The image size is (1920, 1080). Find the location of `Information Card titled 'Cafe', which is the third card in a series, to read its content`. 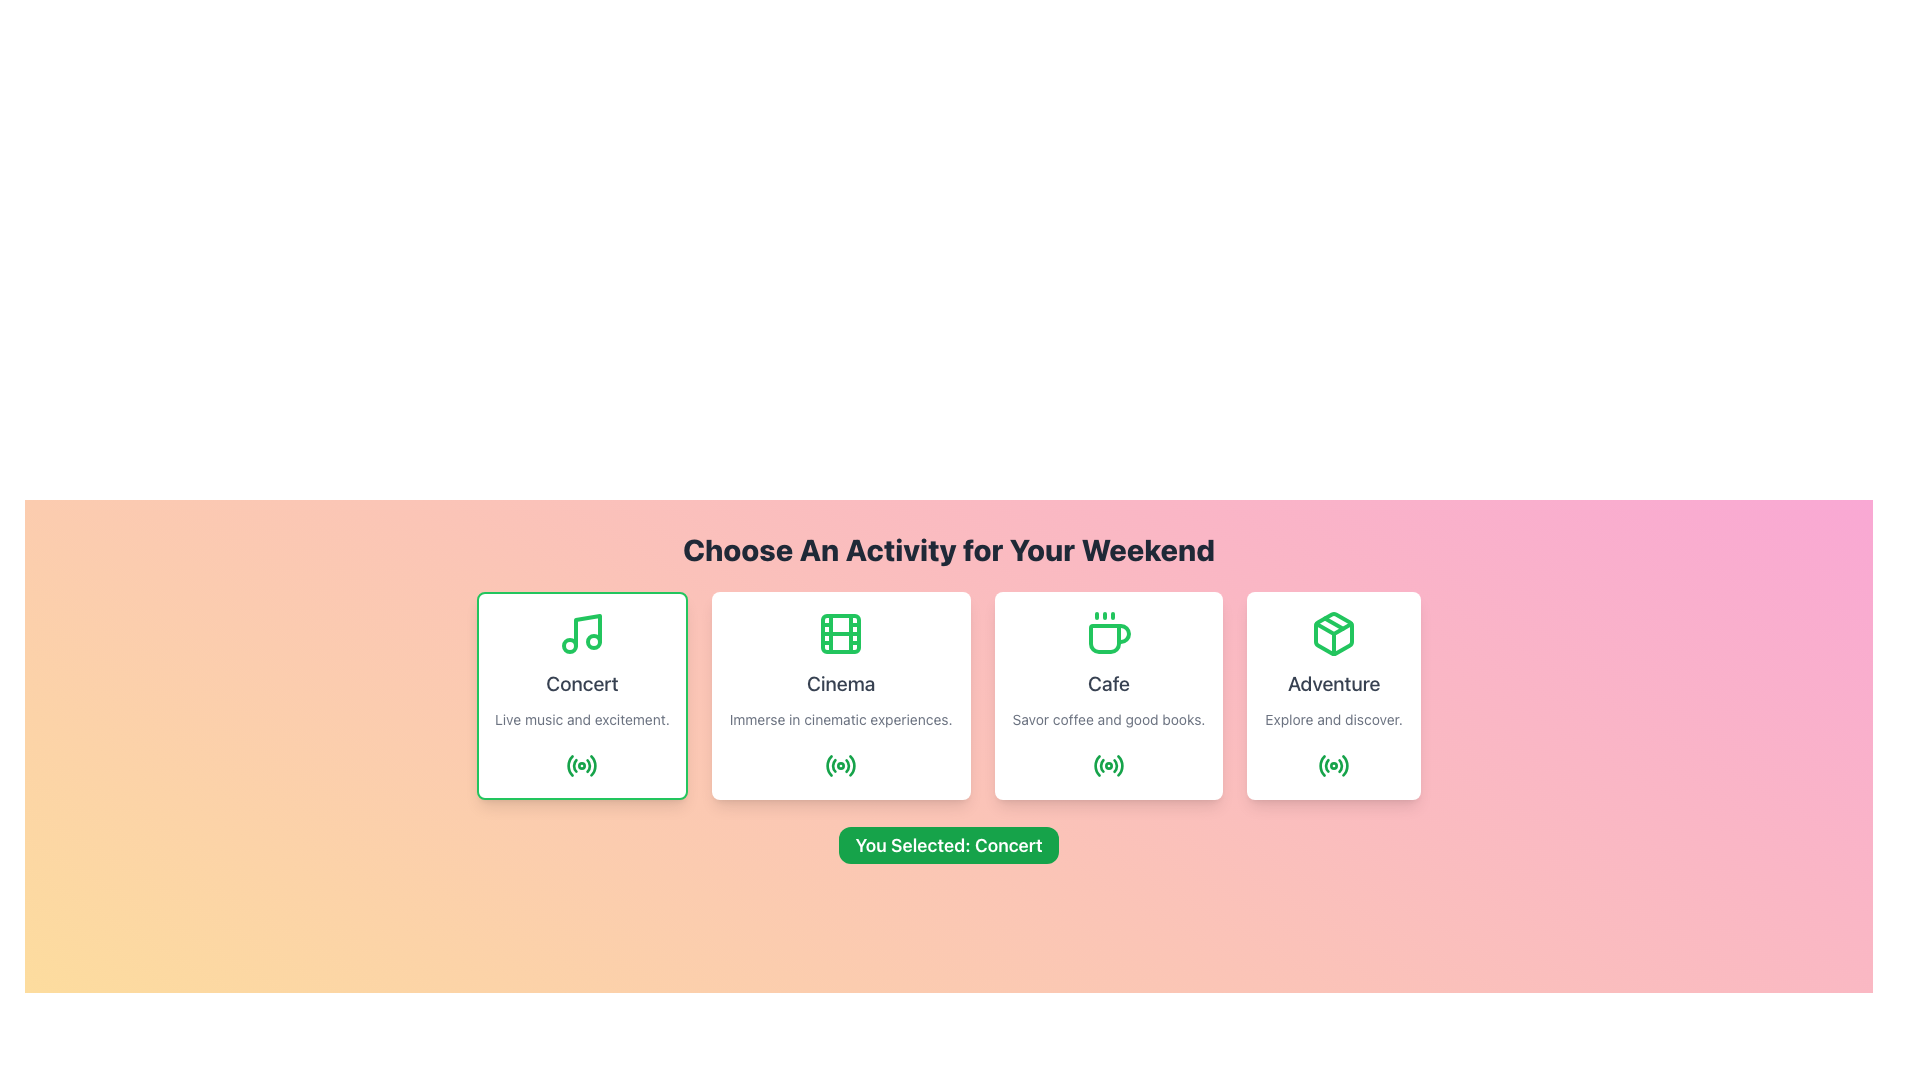

Information Card titled 'Cafe', which is the third card in a series, to read its content is located at coordinates (1107, 694).